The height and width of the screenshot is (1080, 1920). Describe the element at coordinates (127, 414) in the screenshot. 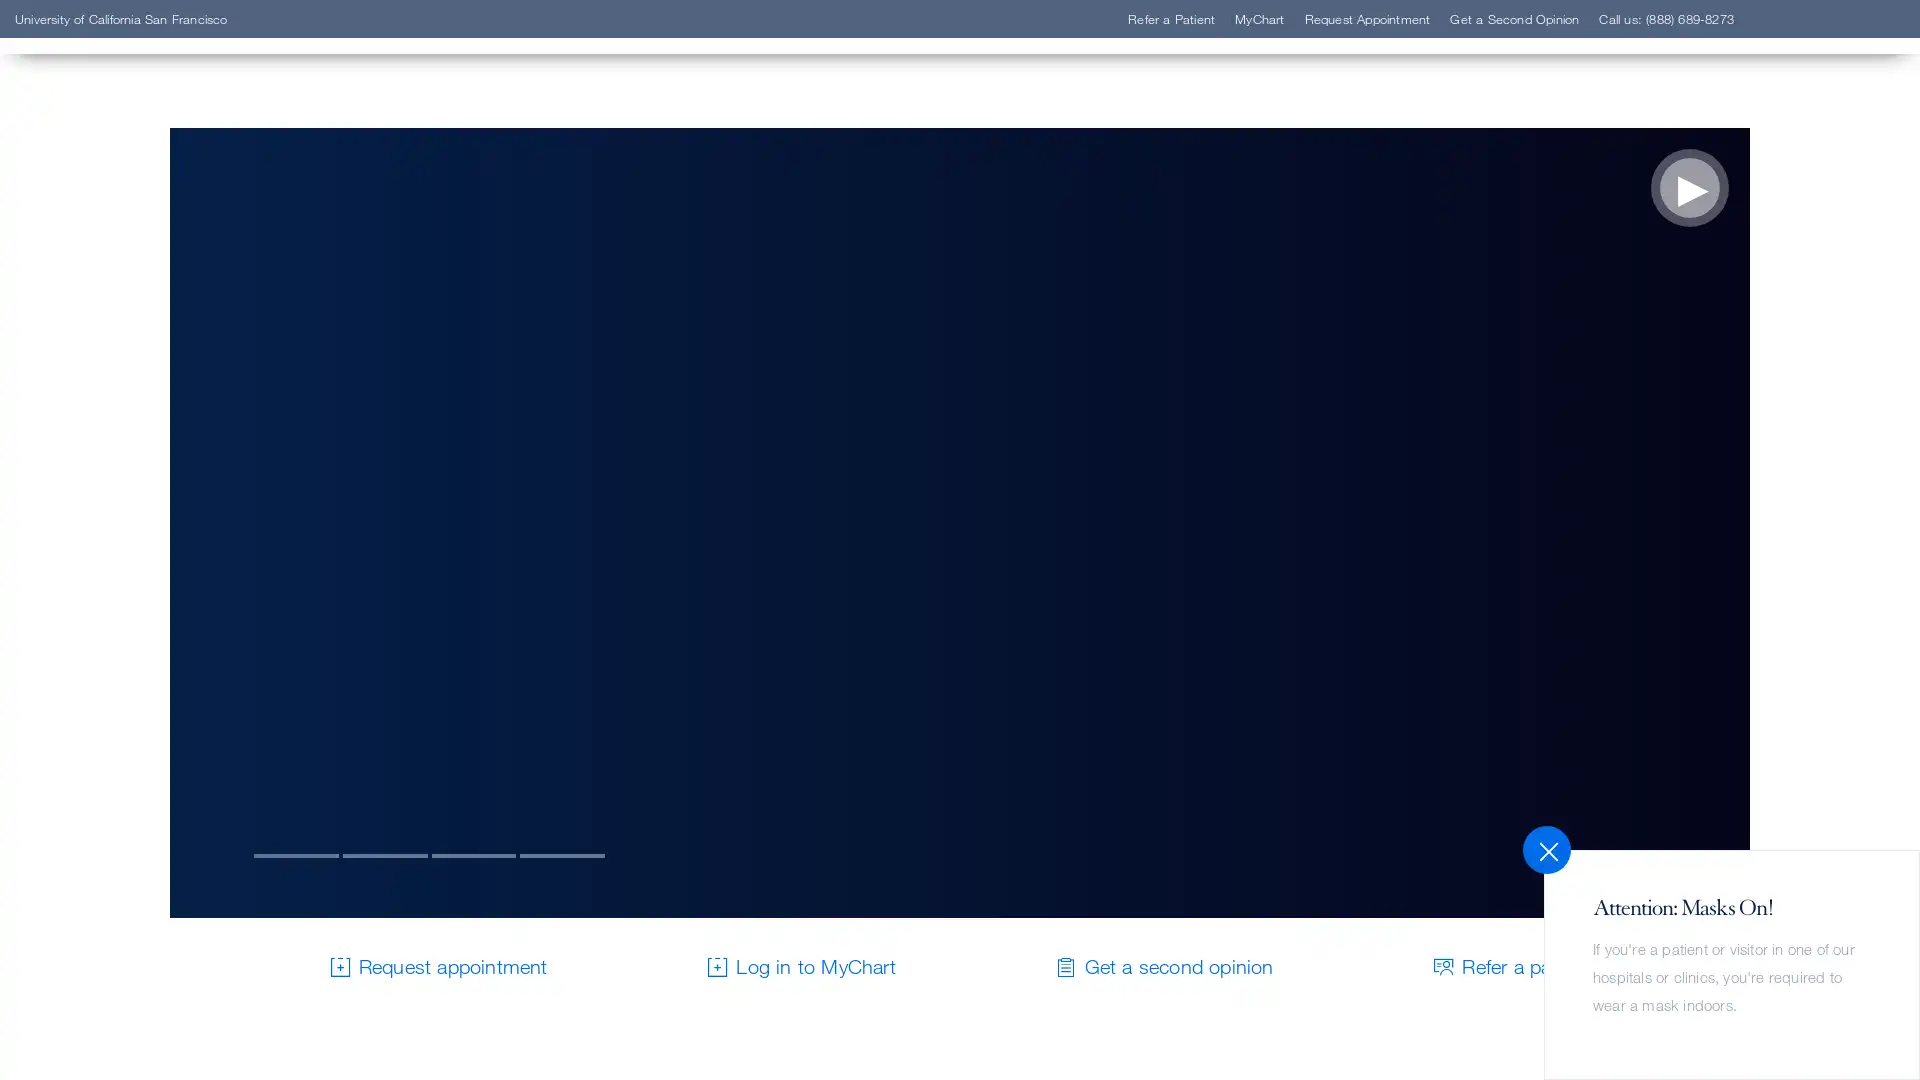

I see `Treatments` at that location.